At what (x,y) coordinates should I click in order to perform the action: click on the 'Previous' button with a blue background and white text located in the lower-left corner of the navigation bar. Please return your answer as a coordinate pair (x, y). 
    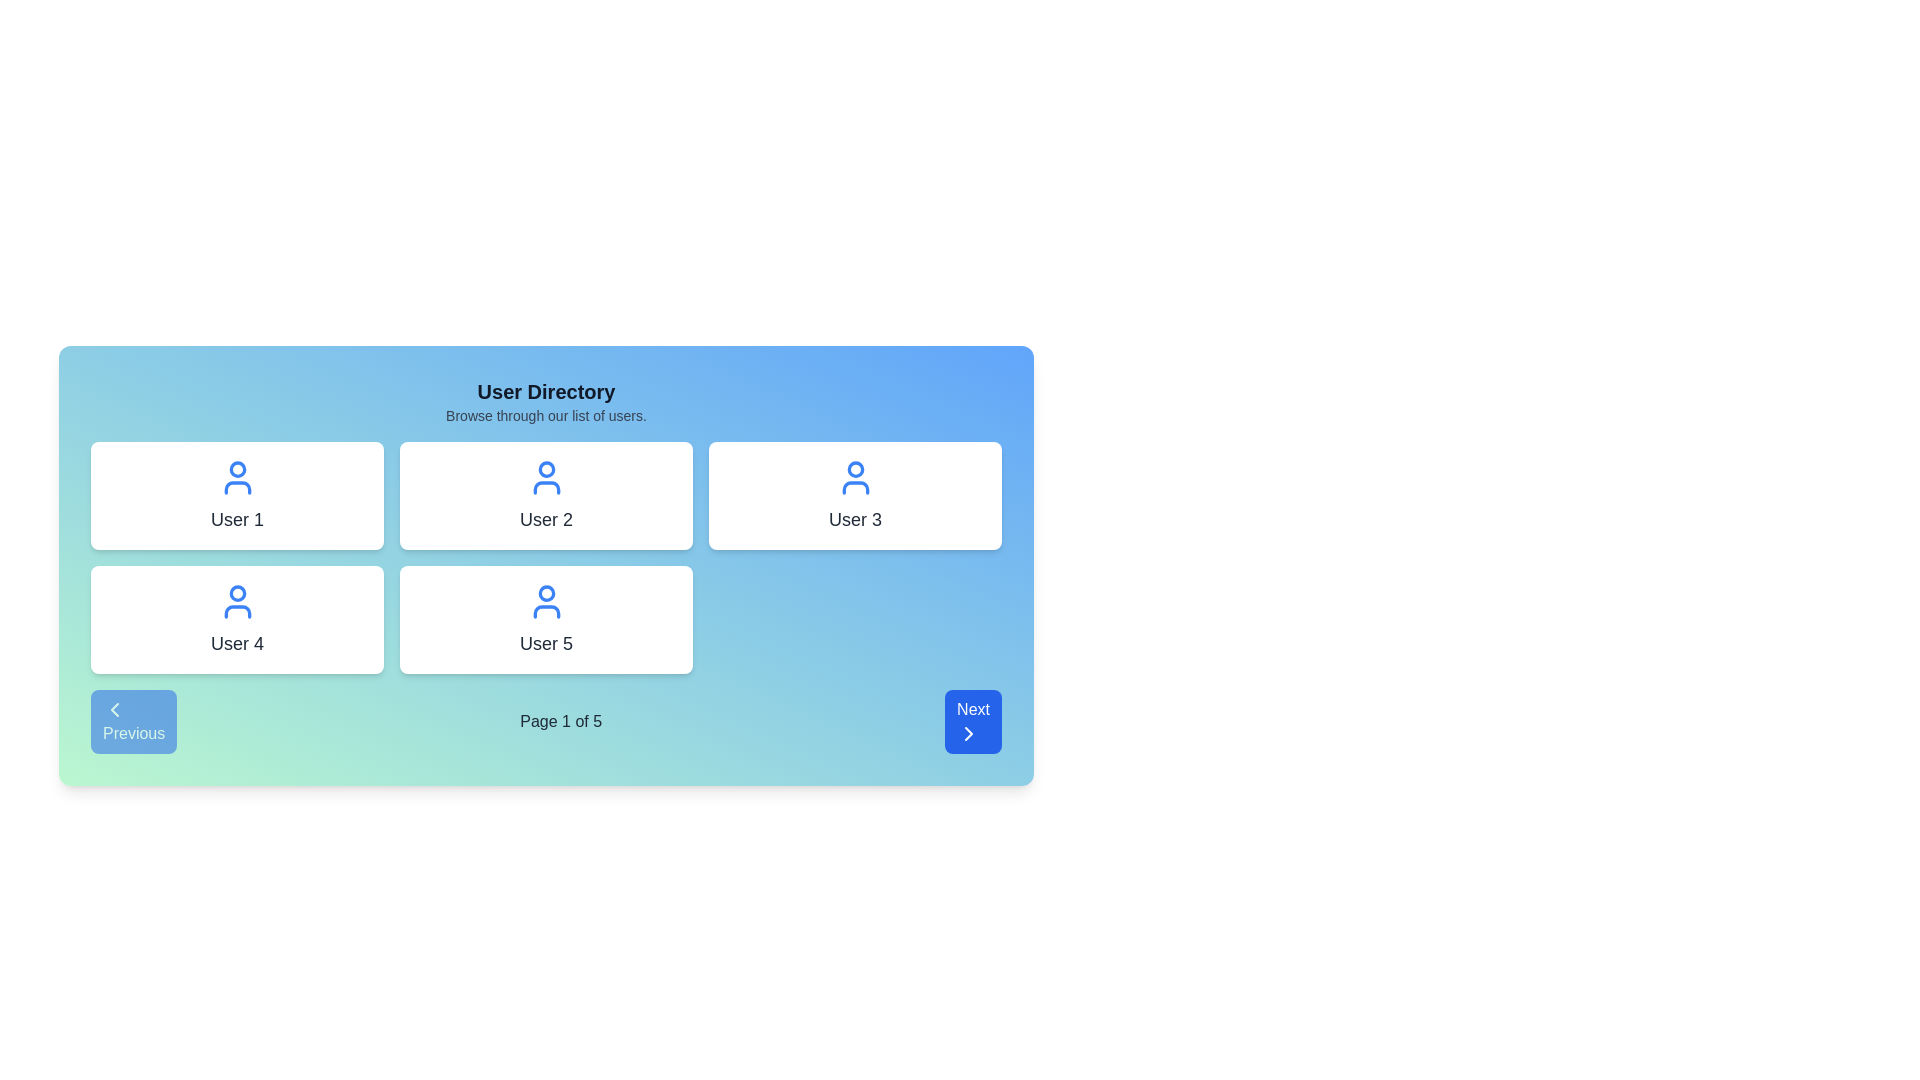
    Looking at the image, I should click on (133, 721).